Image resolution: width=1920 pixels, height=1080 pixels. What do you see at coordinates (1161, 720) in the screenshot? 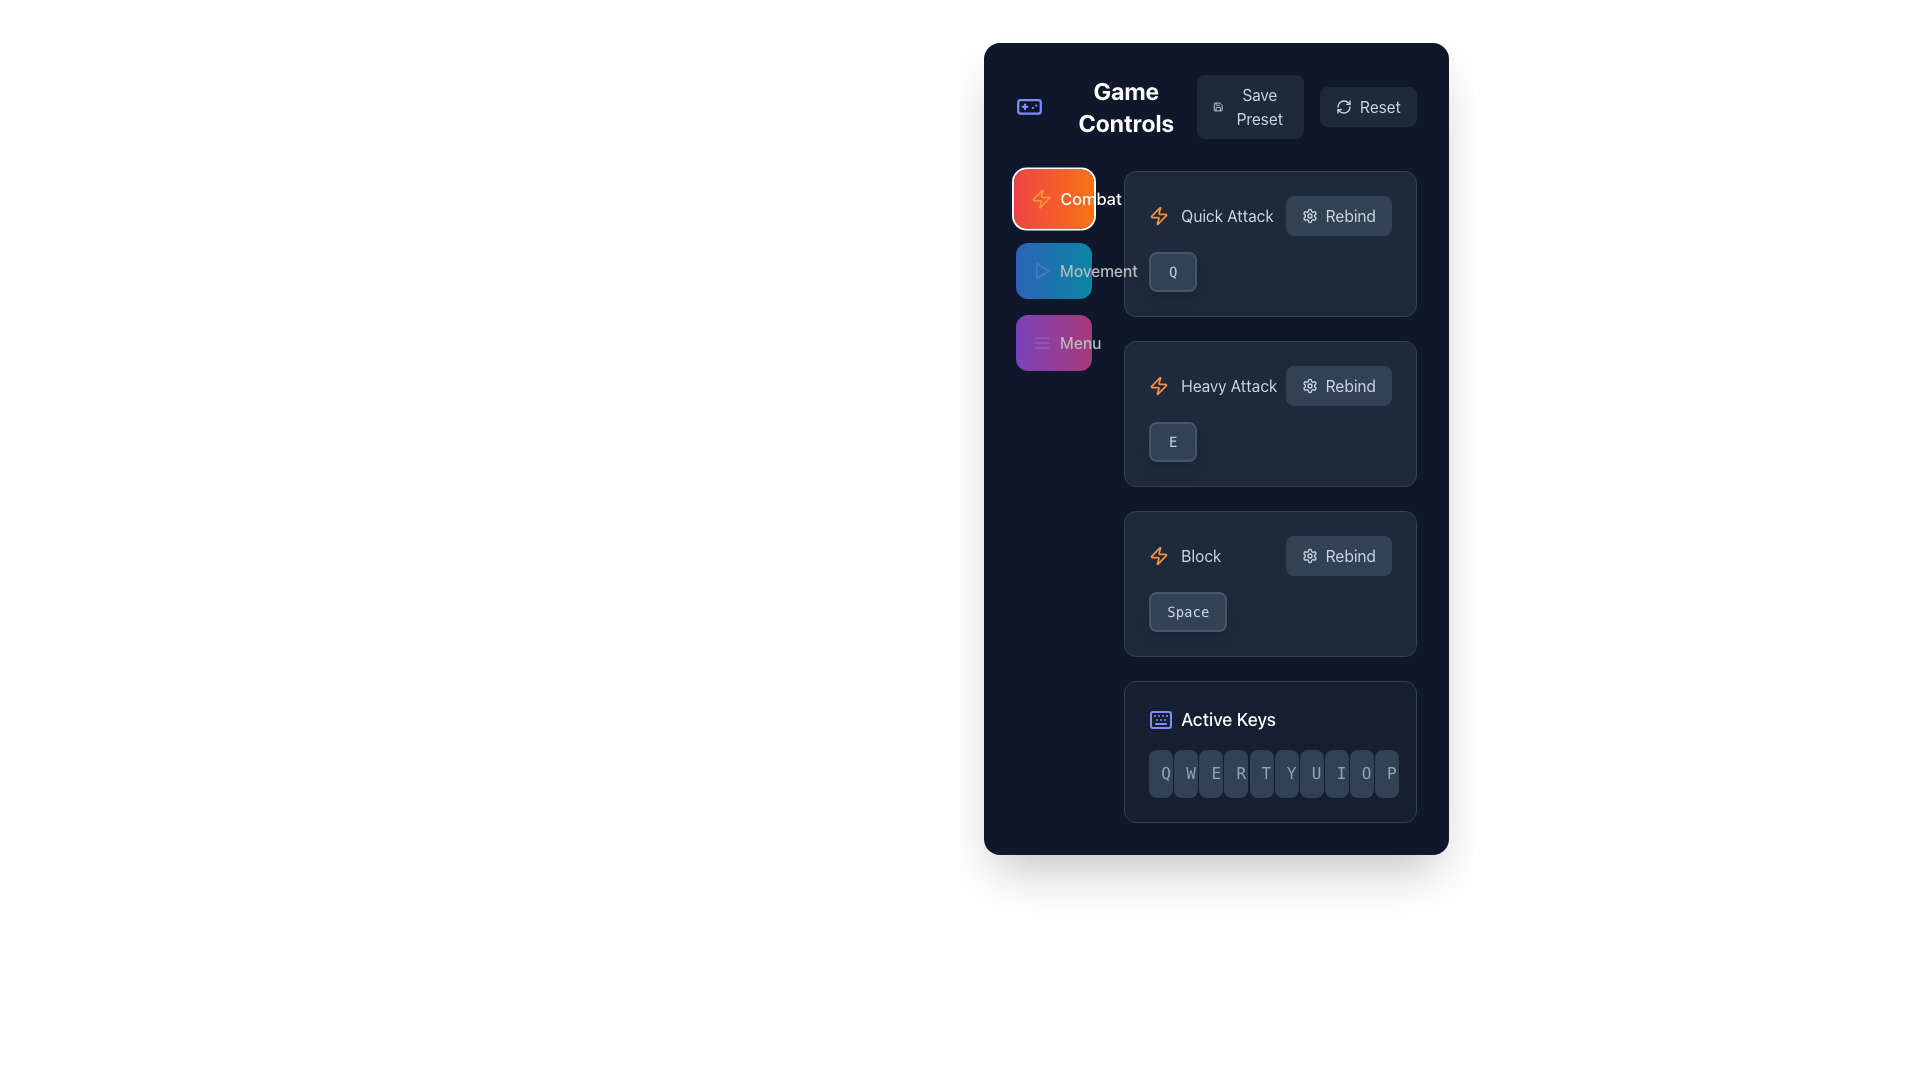
I see `the small indigo keyboard icon located in the 'Active Keys' section, positioned to the left of the 'Active Keys' label` at bounding box center [1161, 720].